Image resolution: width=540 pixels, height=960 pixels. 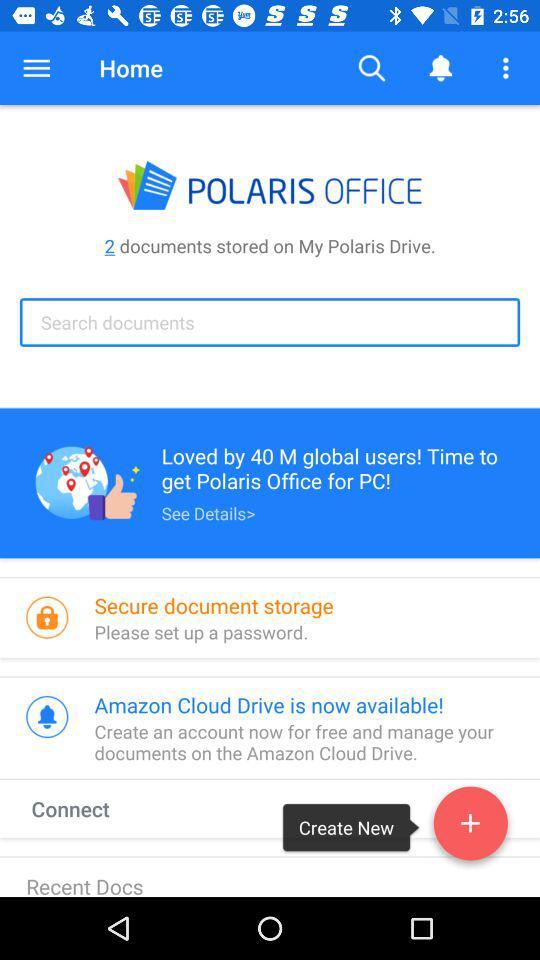 I want to click on item next to the home button, so click(x=36, y=68).